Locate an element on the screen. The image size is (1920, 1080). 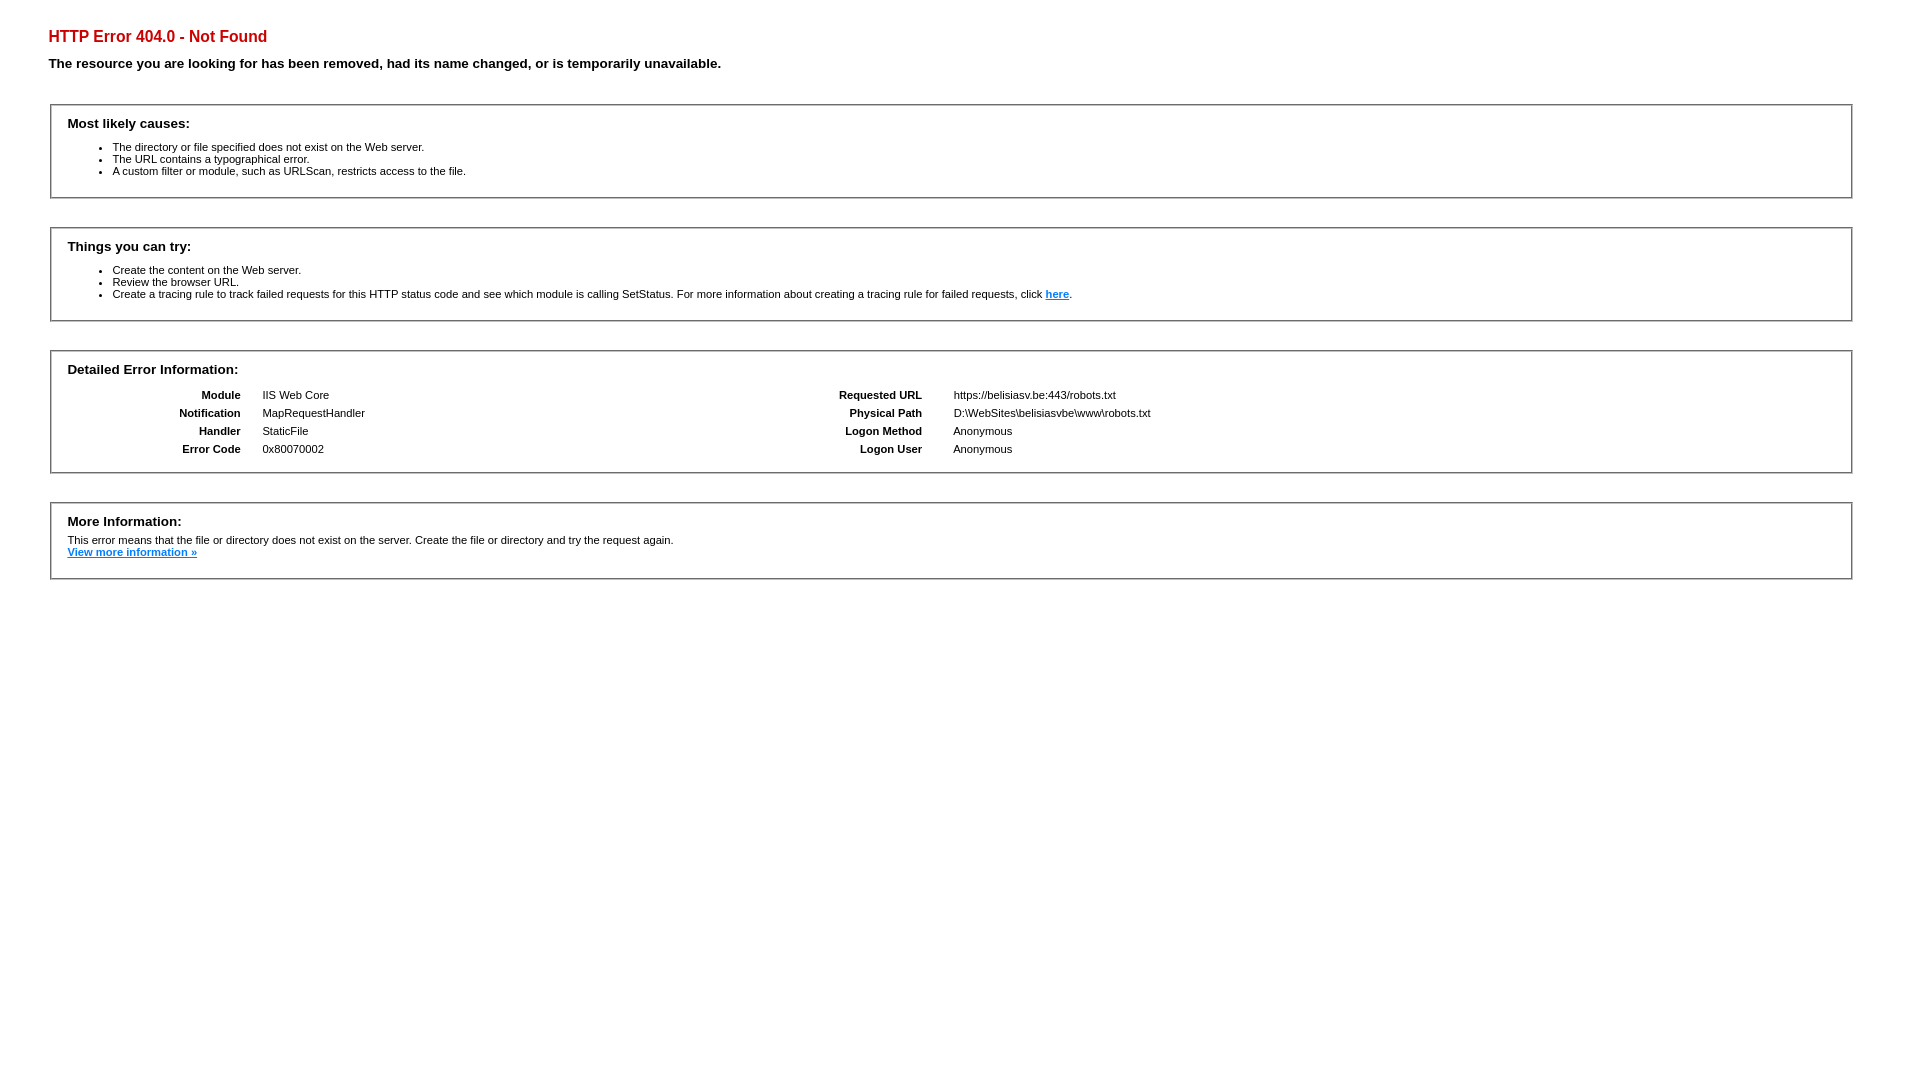
'here' is located at coordinates (1056, 293).